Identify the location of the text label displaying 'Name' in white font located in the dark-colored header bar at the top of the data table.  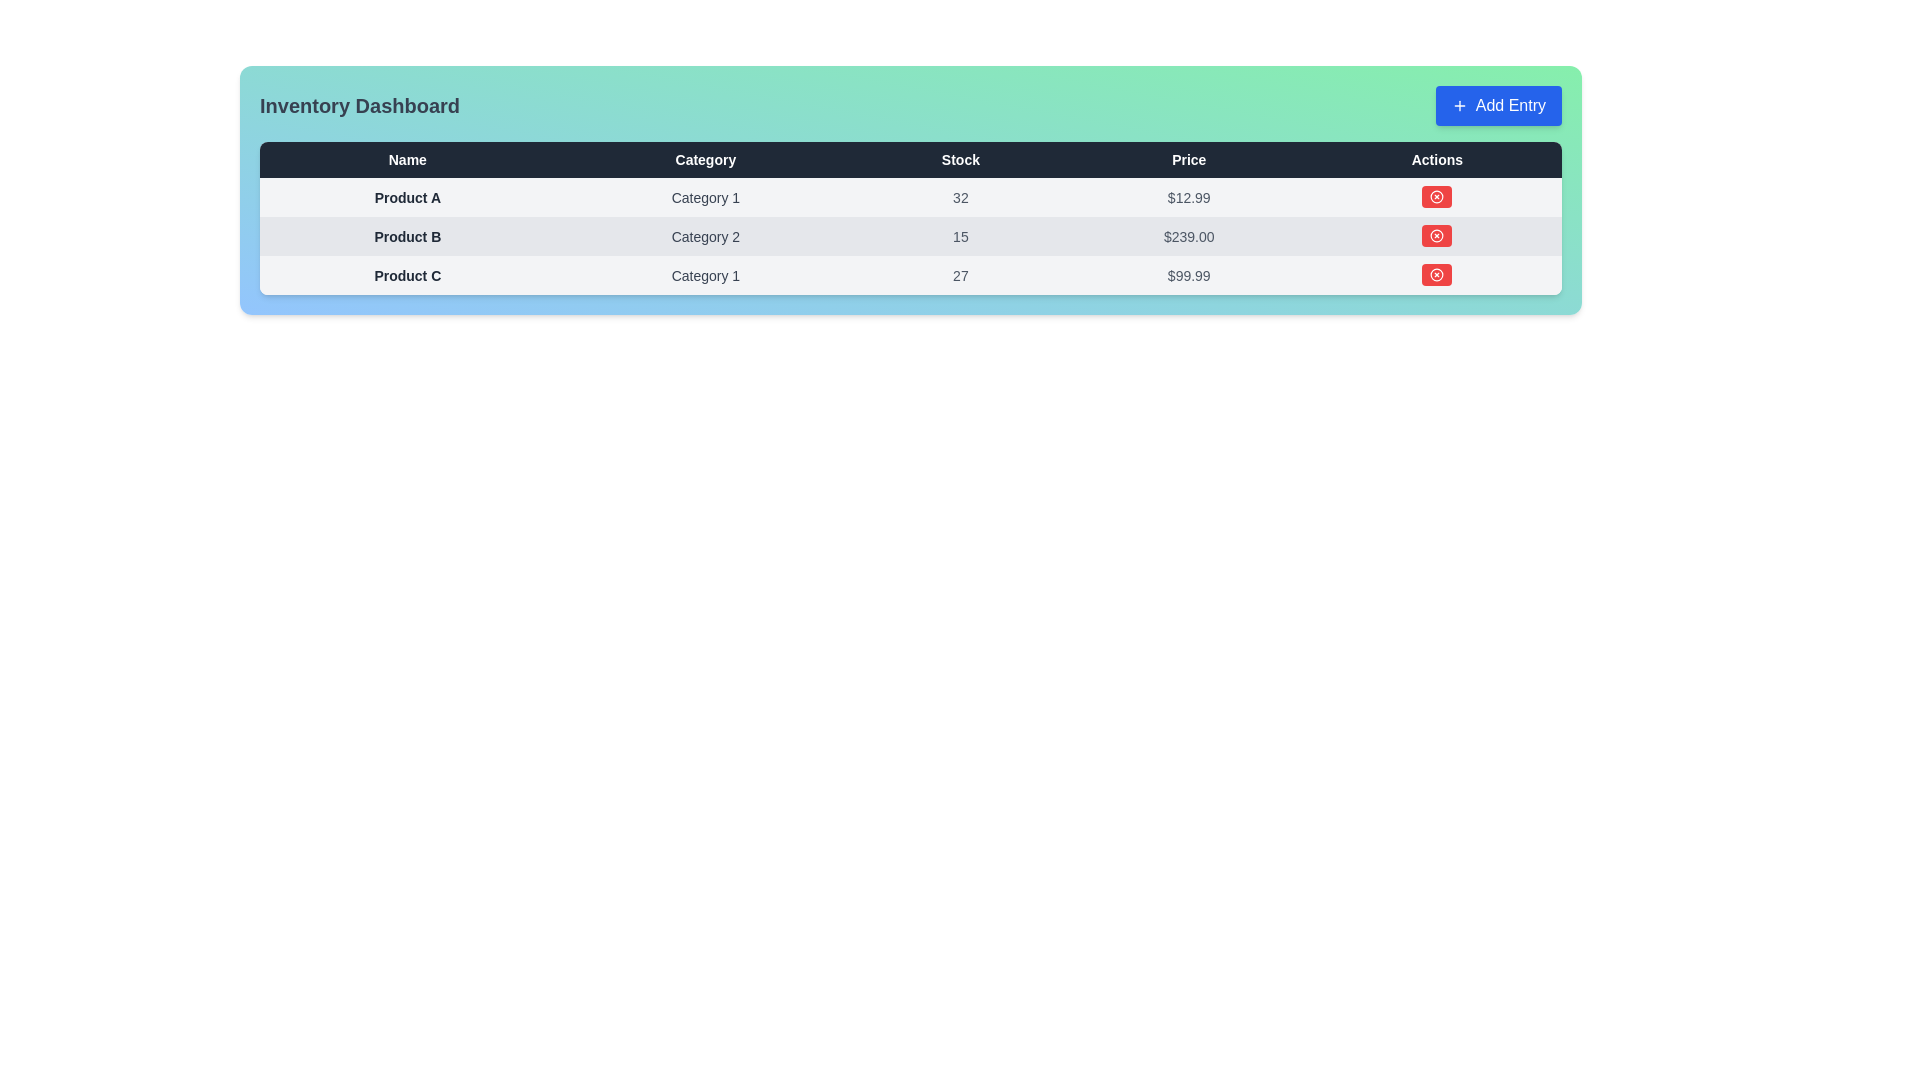
(406, 158).